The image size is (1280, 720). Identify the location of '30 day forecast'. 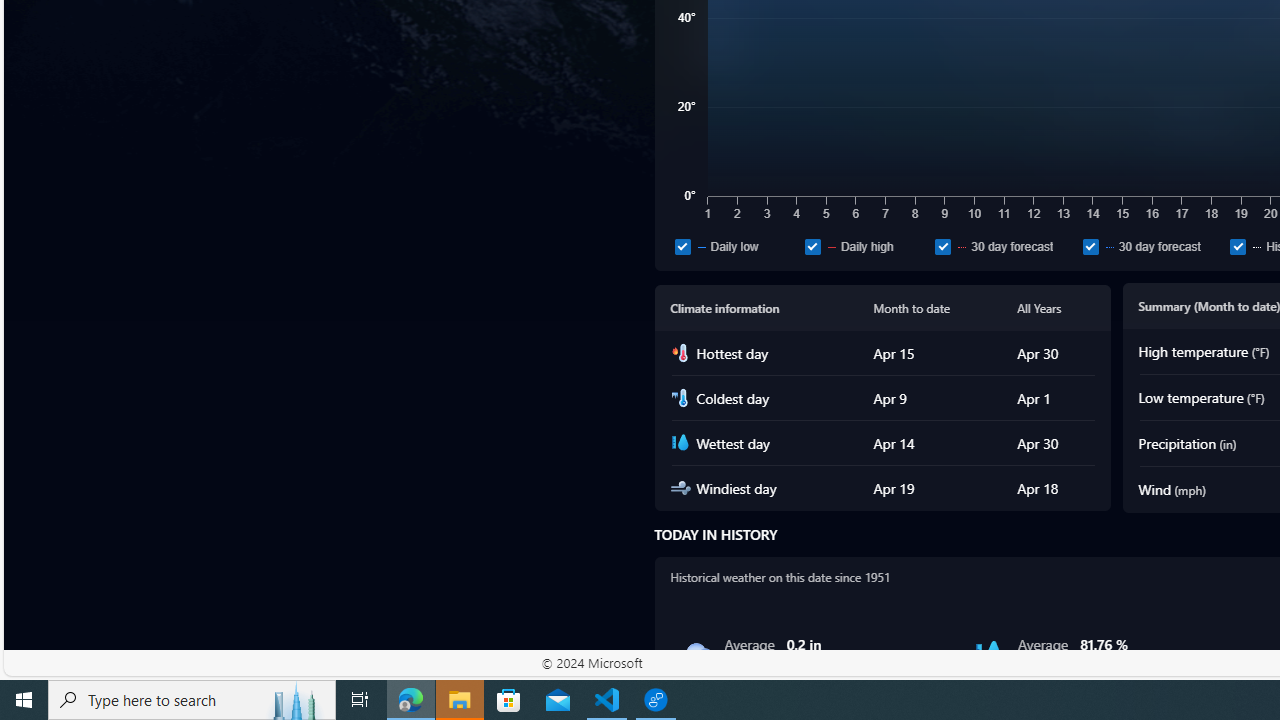
(1089, 245).